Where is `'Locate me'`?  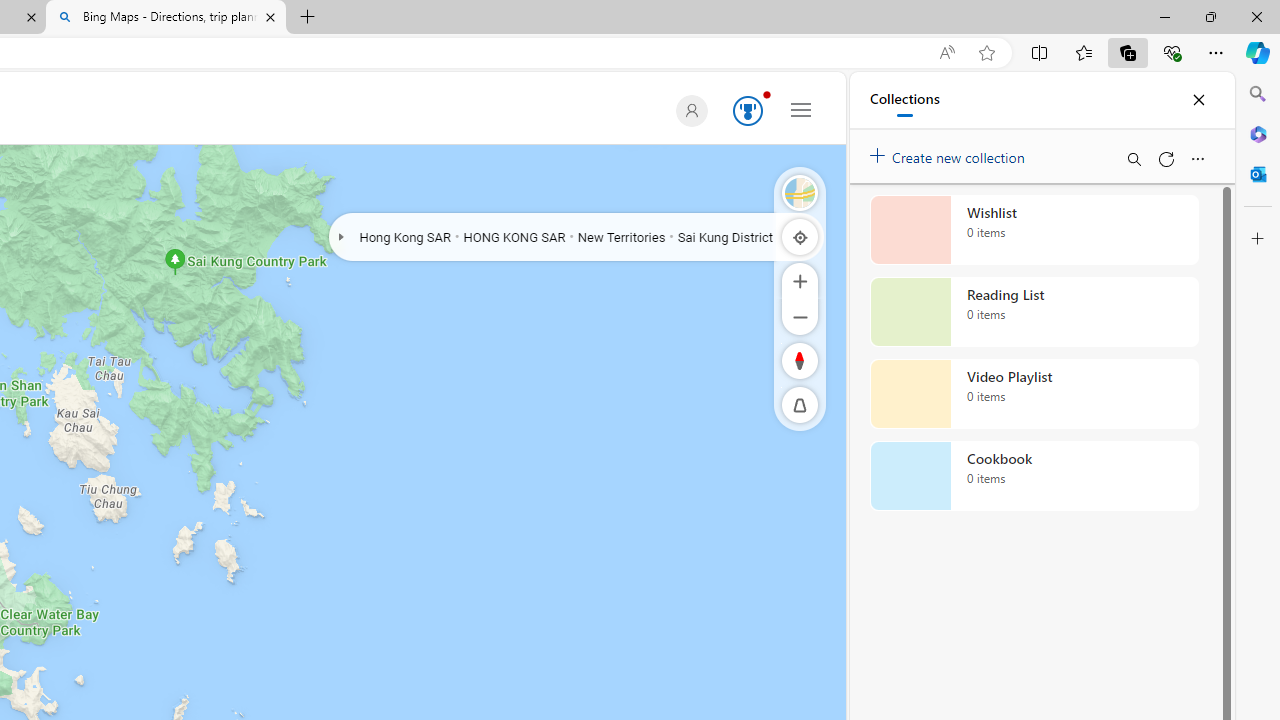 'Locate me' is located at coordinates (800, 235).